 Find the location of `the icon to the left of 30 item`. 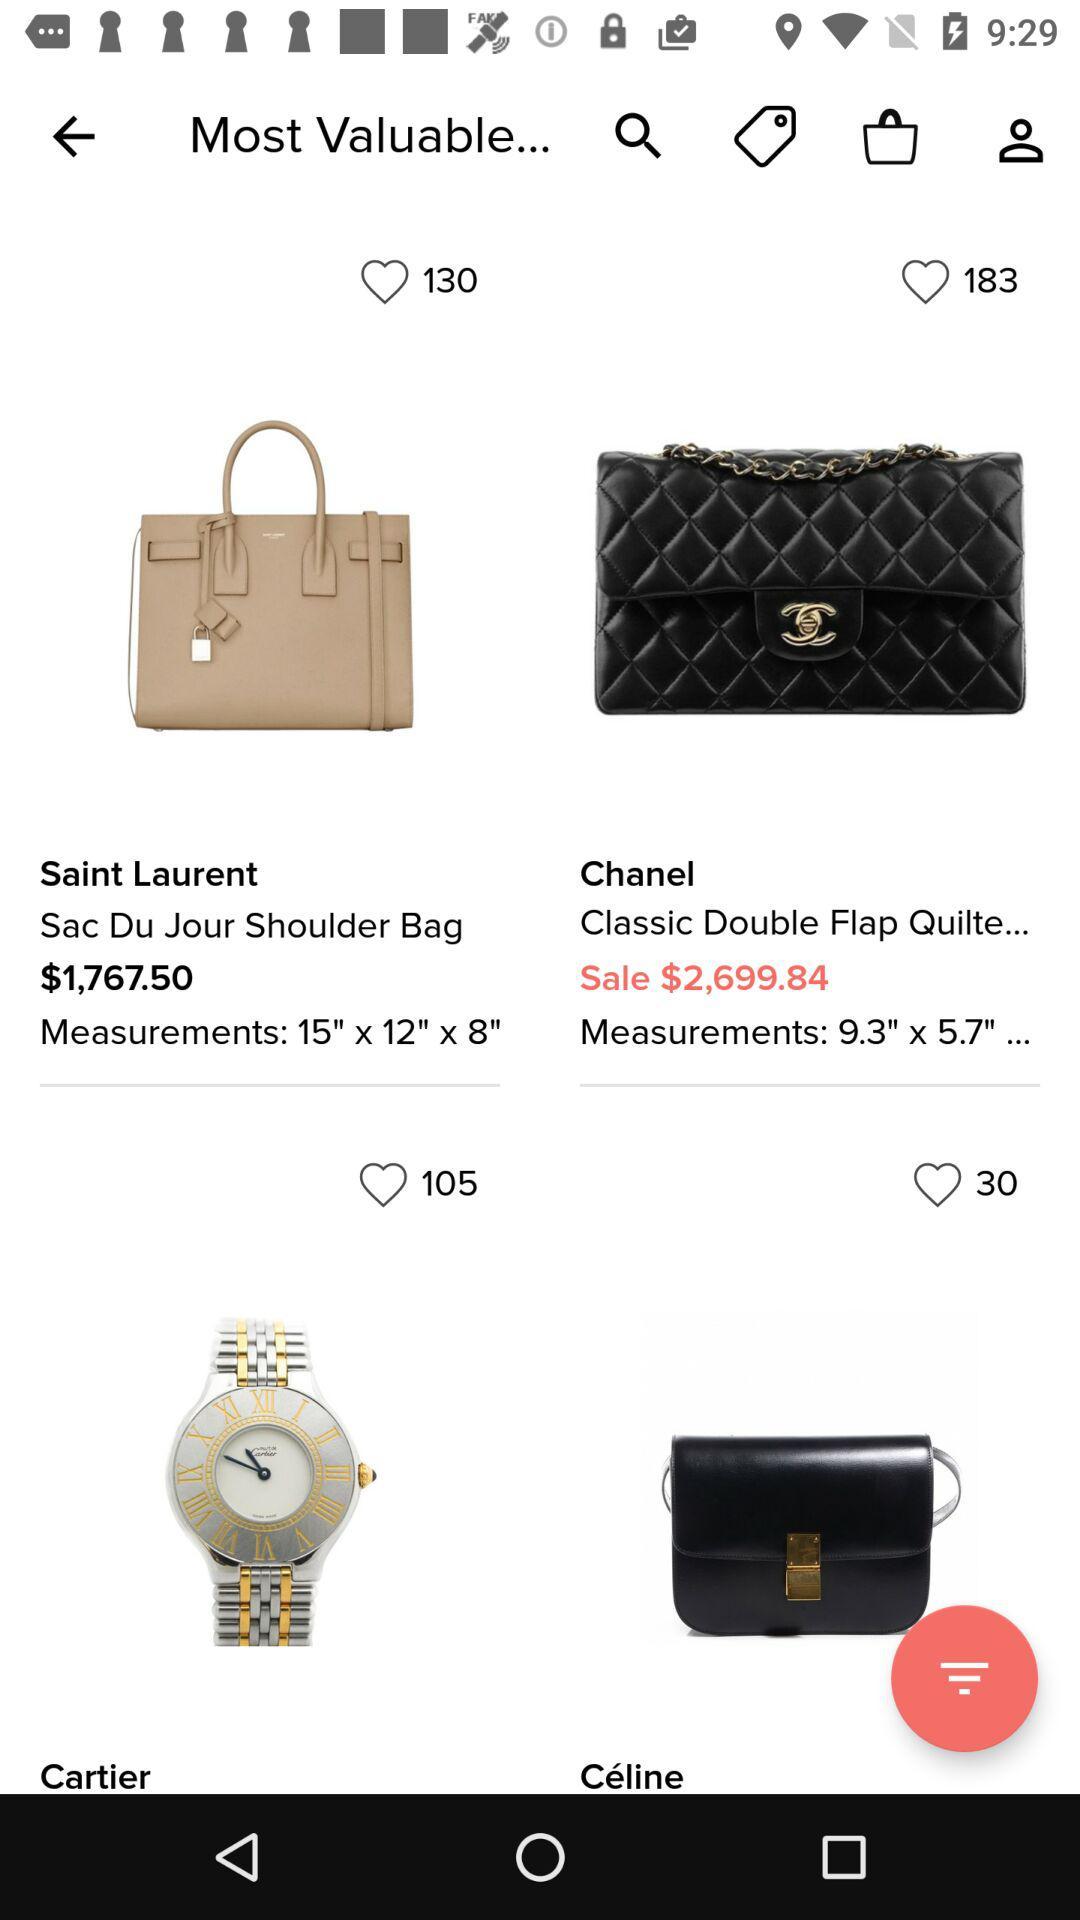

the icon to the left of 30 item is located at coordinates (417, 1184).